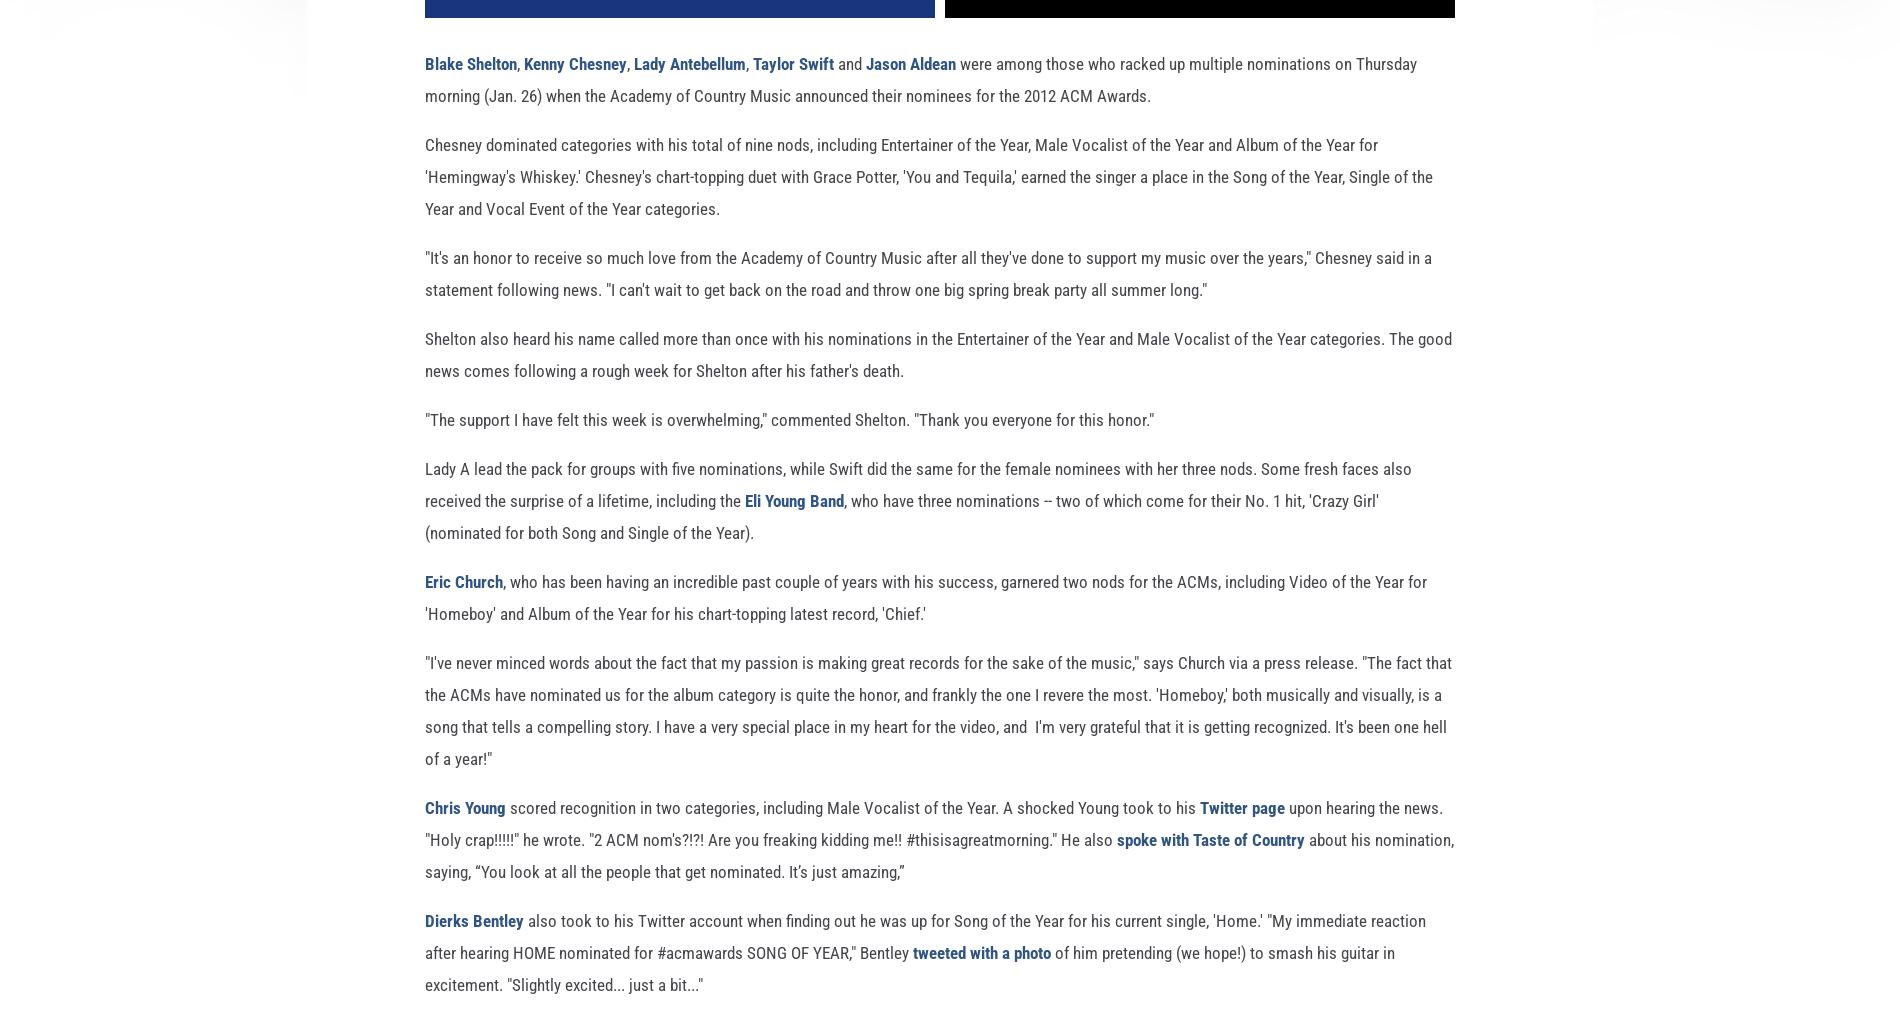 This screenshot has width=1900, height=1019. Describe the element at coordinates (680, 23) in the screenshot. I see `'SHARE'` at that location.